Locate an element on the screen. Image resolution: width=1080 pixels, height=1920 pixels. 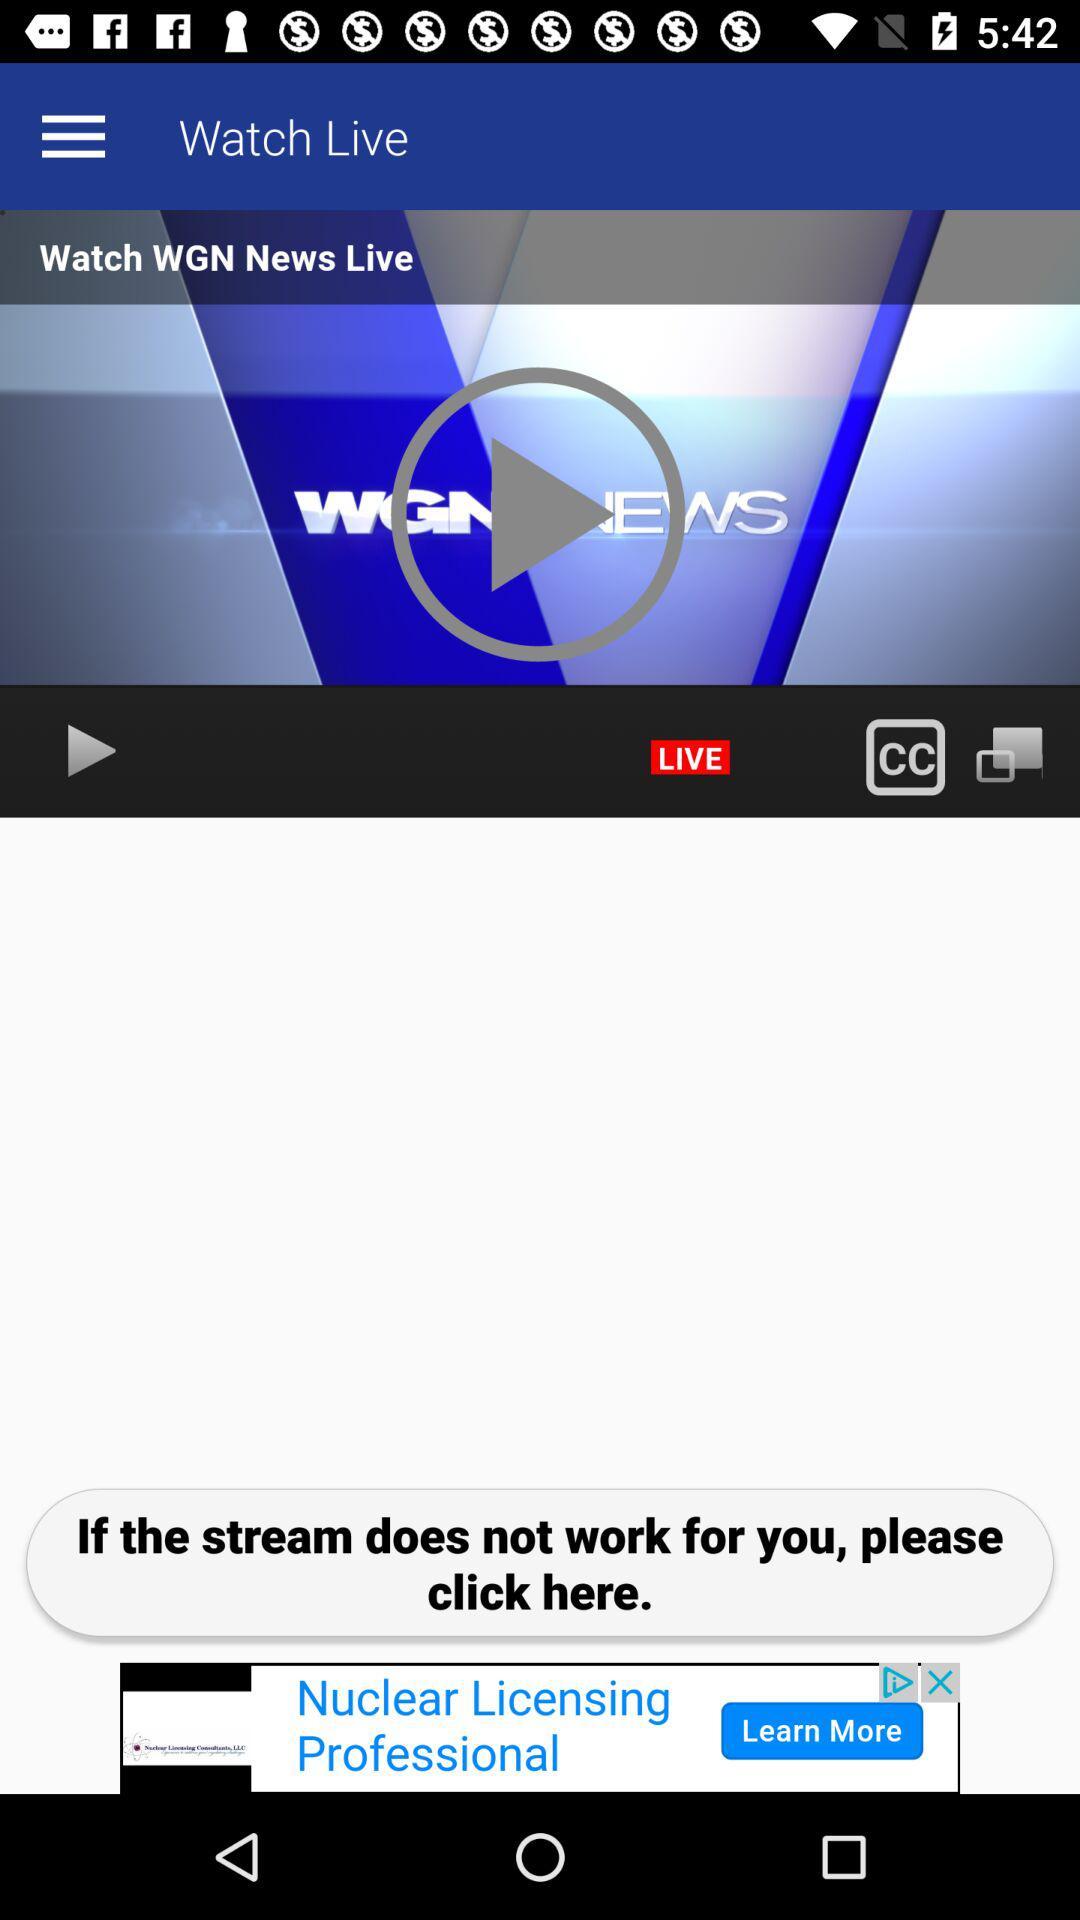
manu is located at coordinates (72, 135).